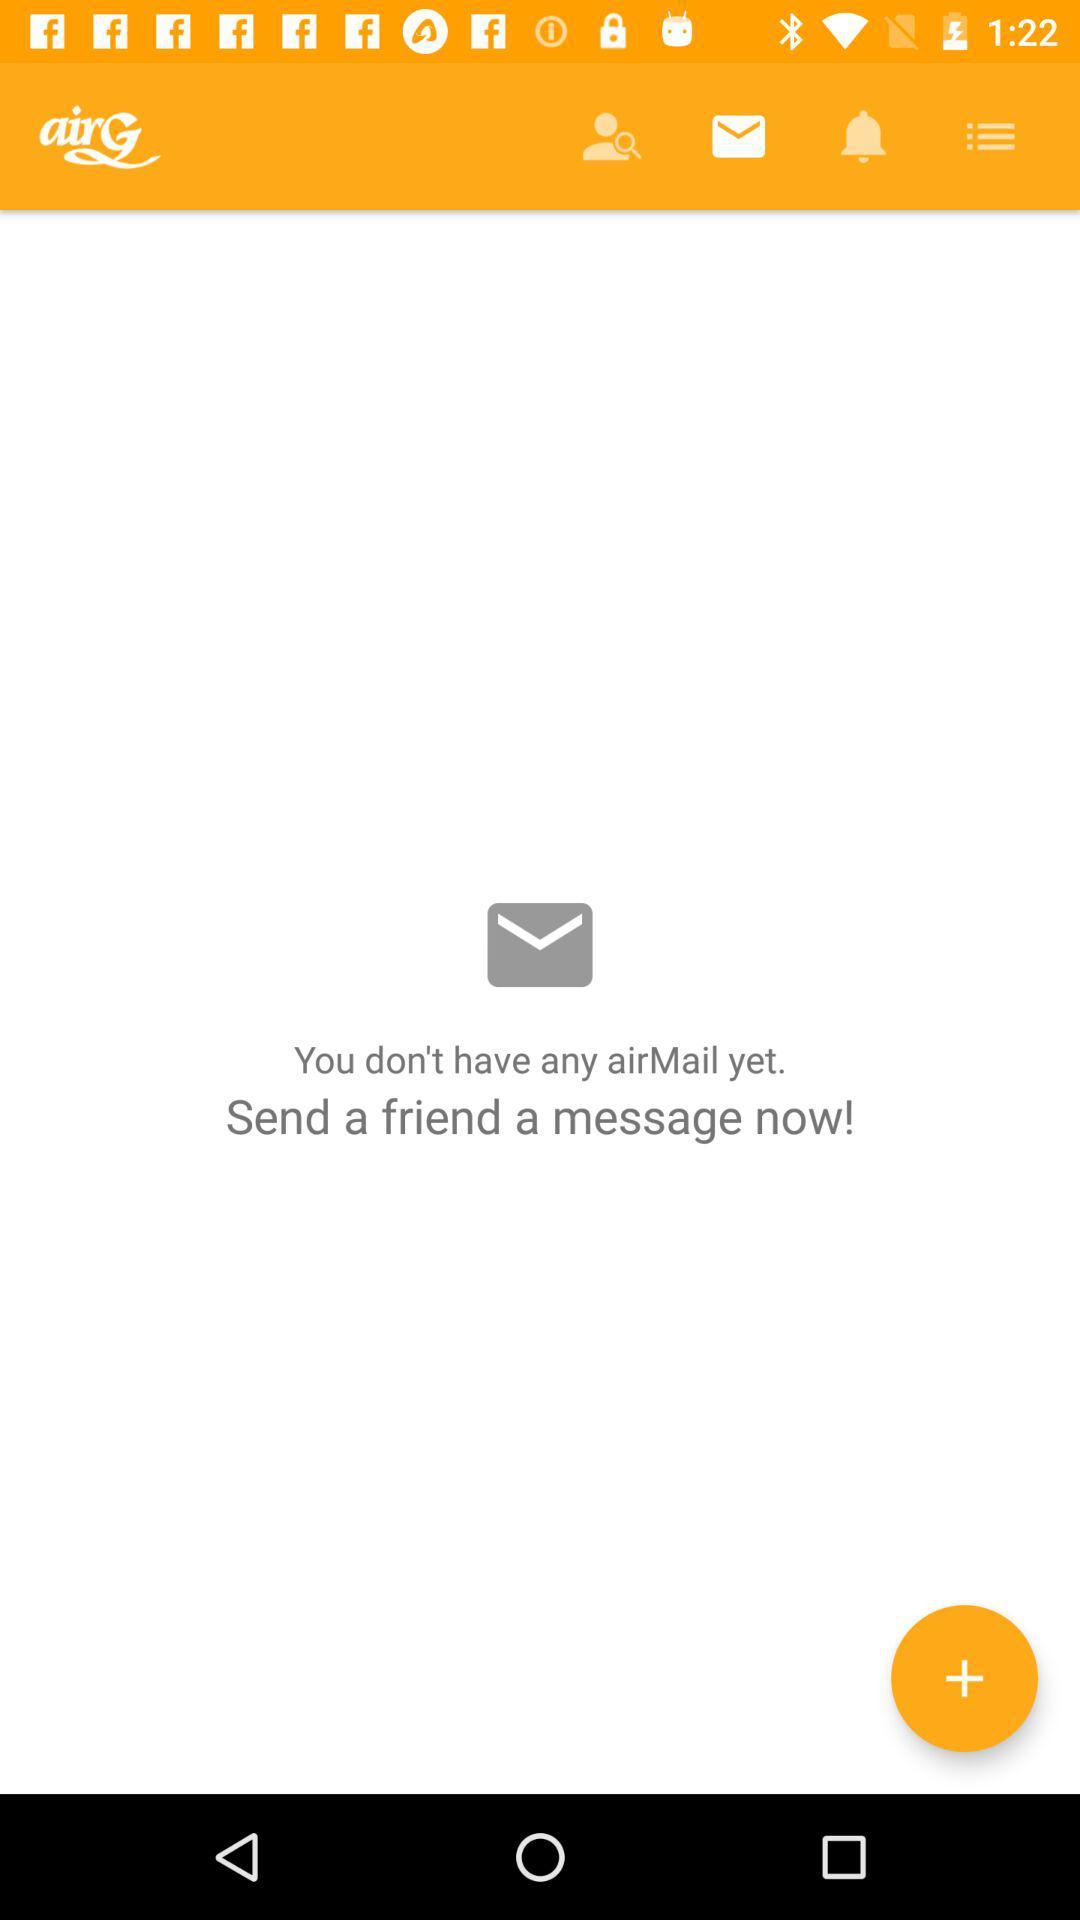 The width and height of the screenshot is (1080, 1920). Describe the element at coordinates (963, 1678) in the screenshot. I see `options` at that location.